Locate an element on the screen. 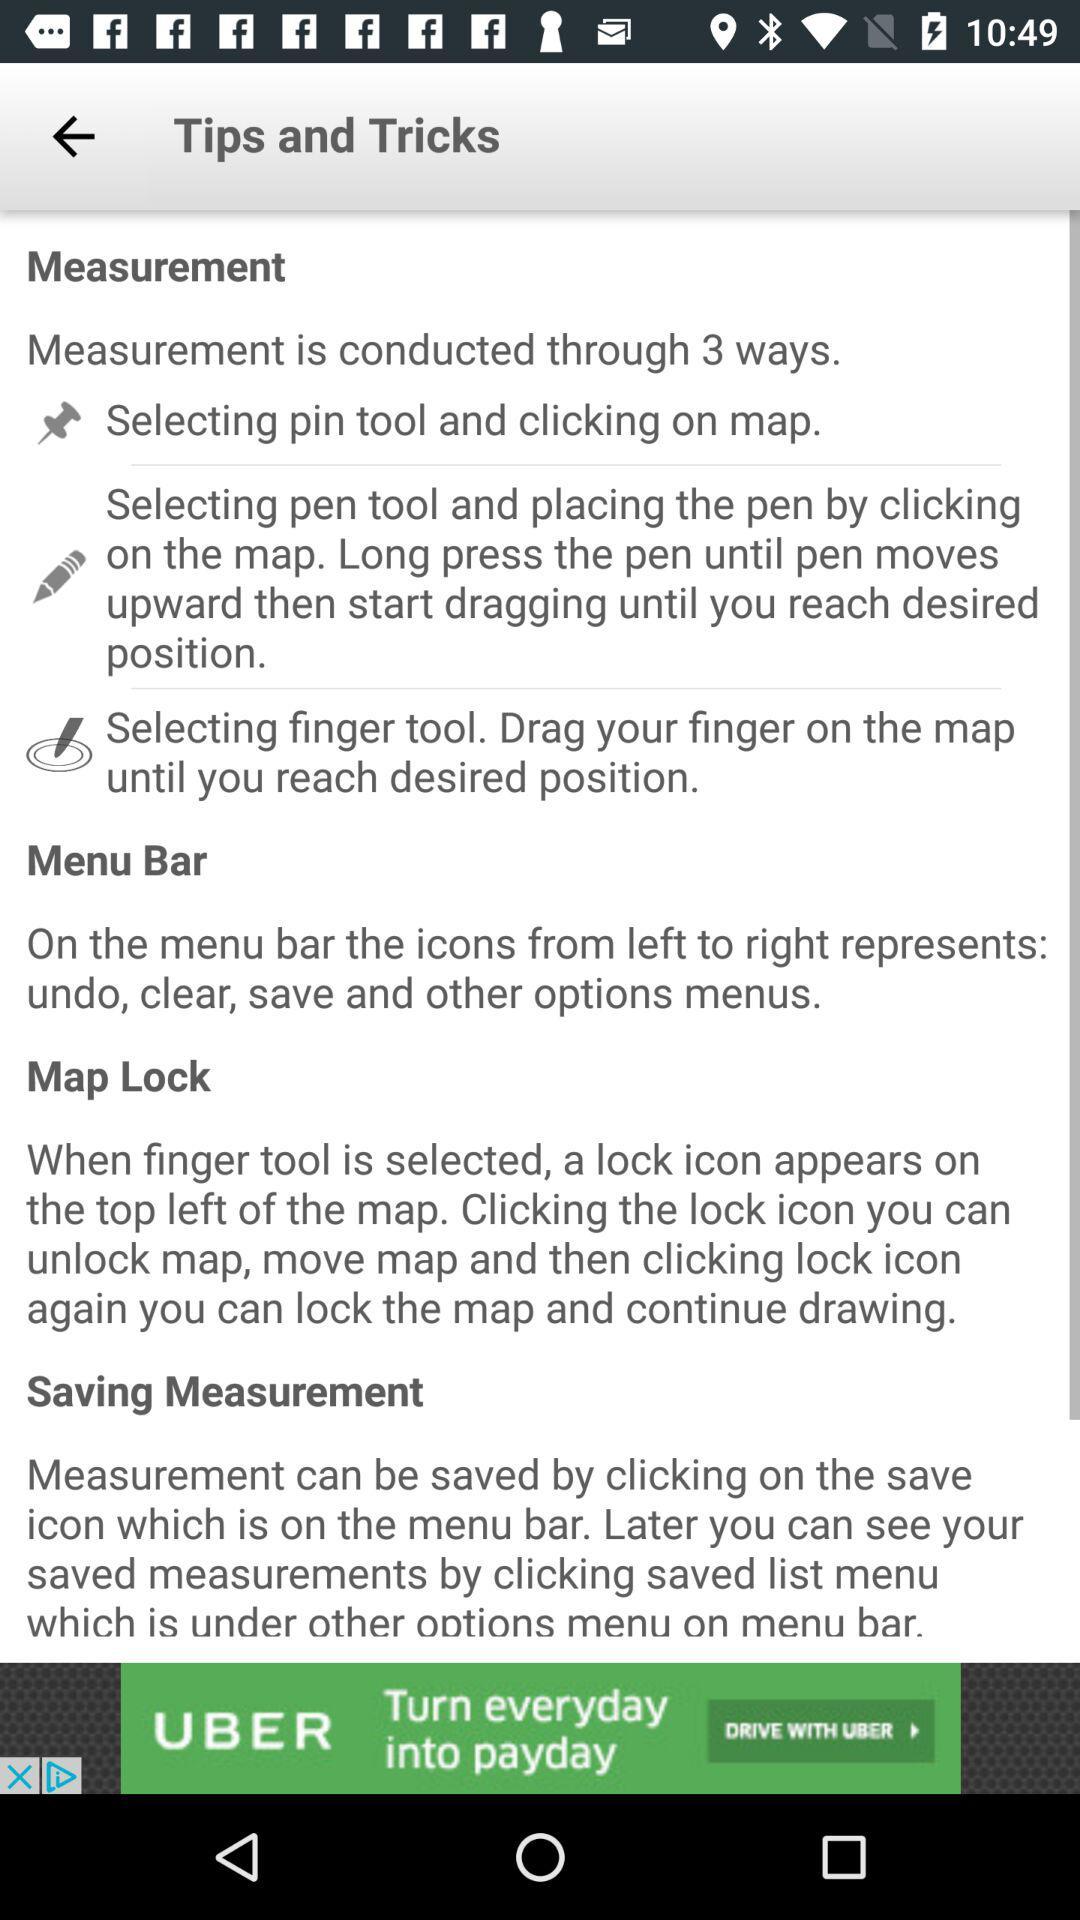 The height and width of the screenshot is (1920, 1080). the advertisement is located at coordinates (540, 1727).